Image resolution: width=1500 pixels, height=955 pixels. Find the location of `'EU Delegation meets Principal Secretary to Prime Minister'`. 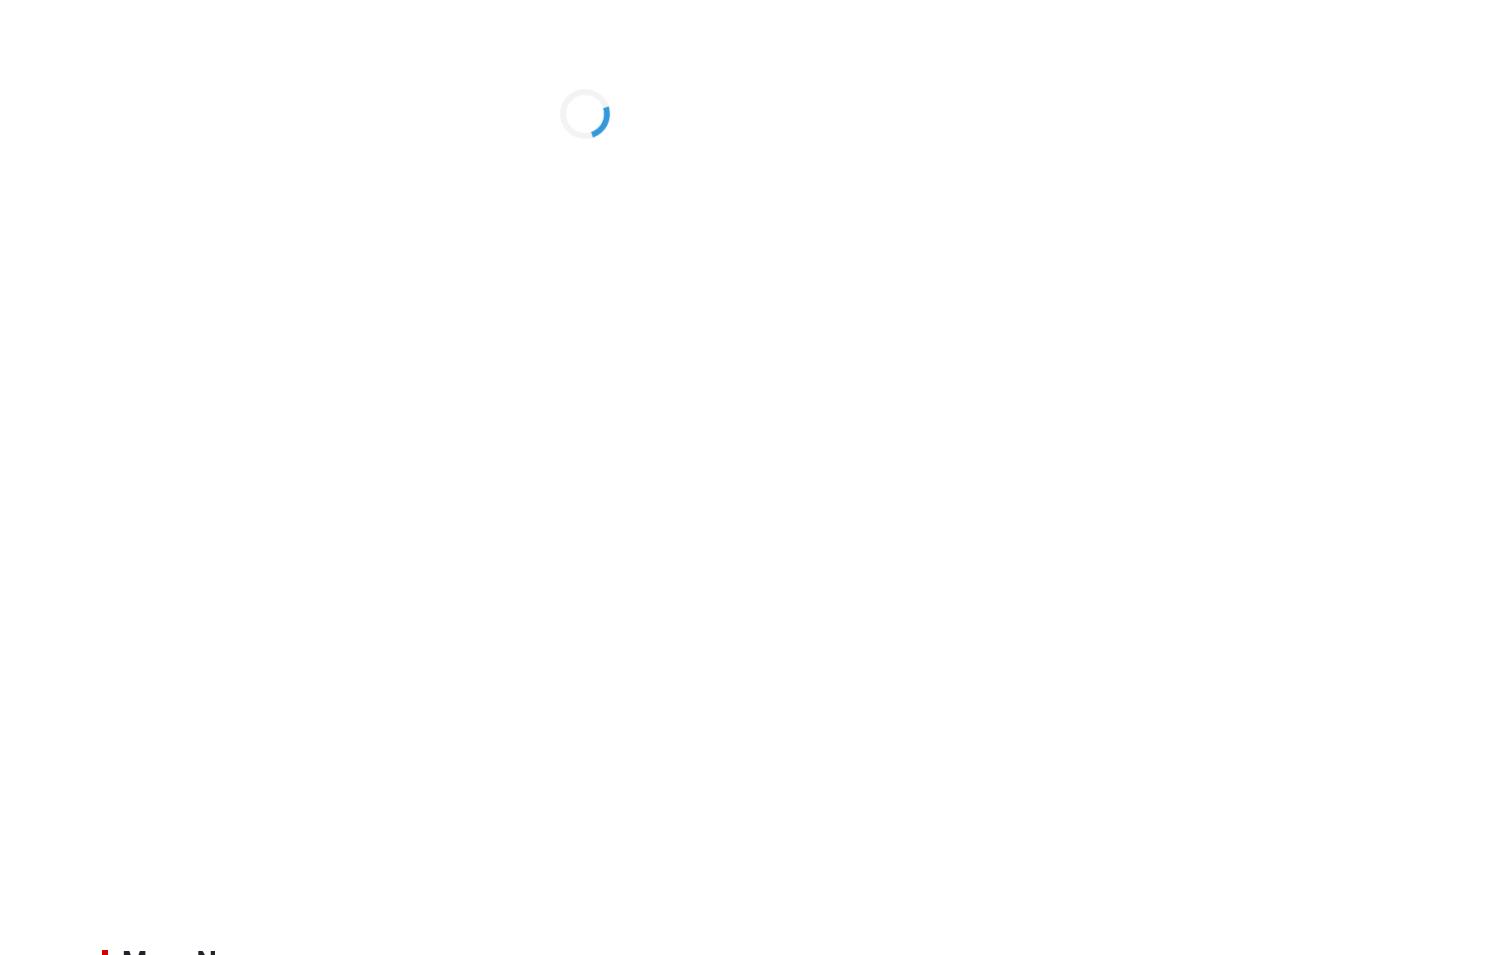

'EU Delegation meets Principal Secretary to Prime Minister' is located at coordinates (1248, 539).